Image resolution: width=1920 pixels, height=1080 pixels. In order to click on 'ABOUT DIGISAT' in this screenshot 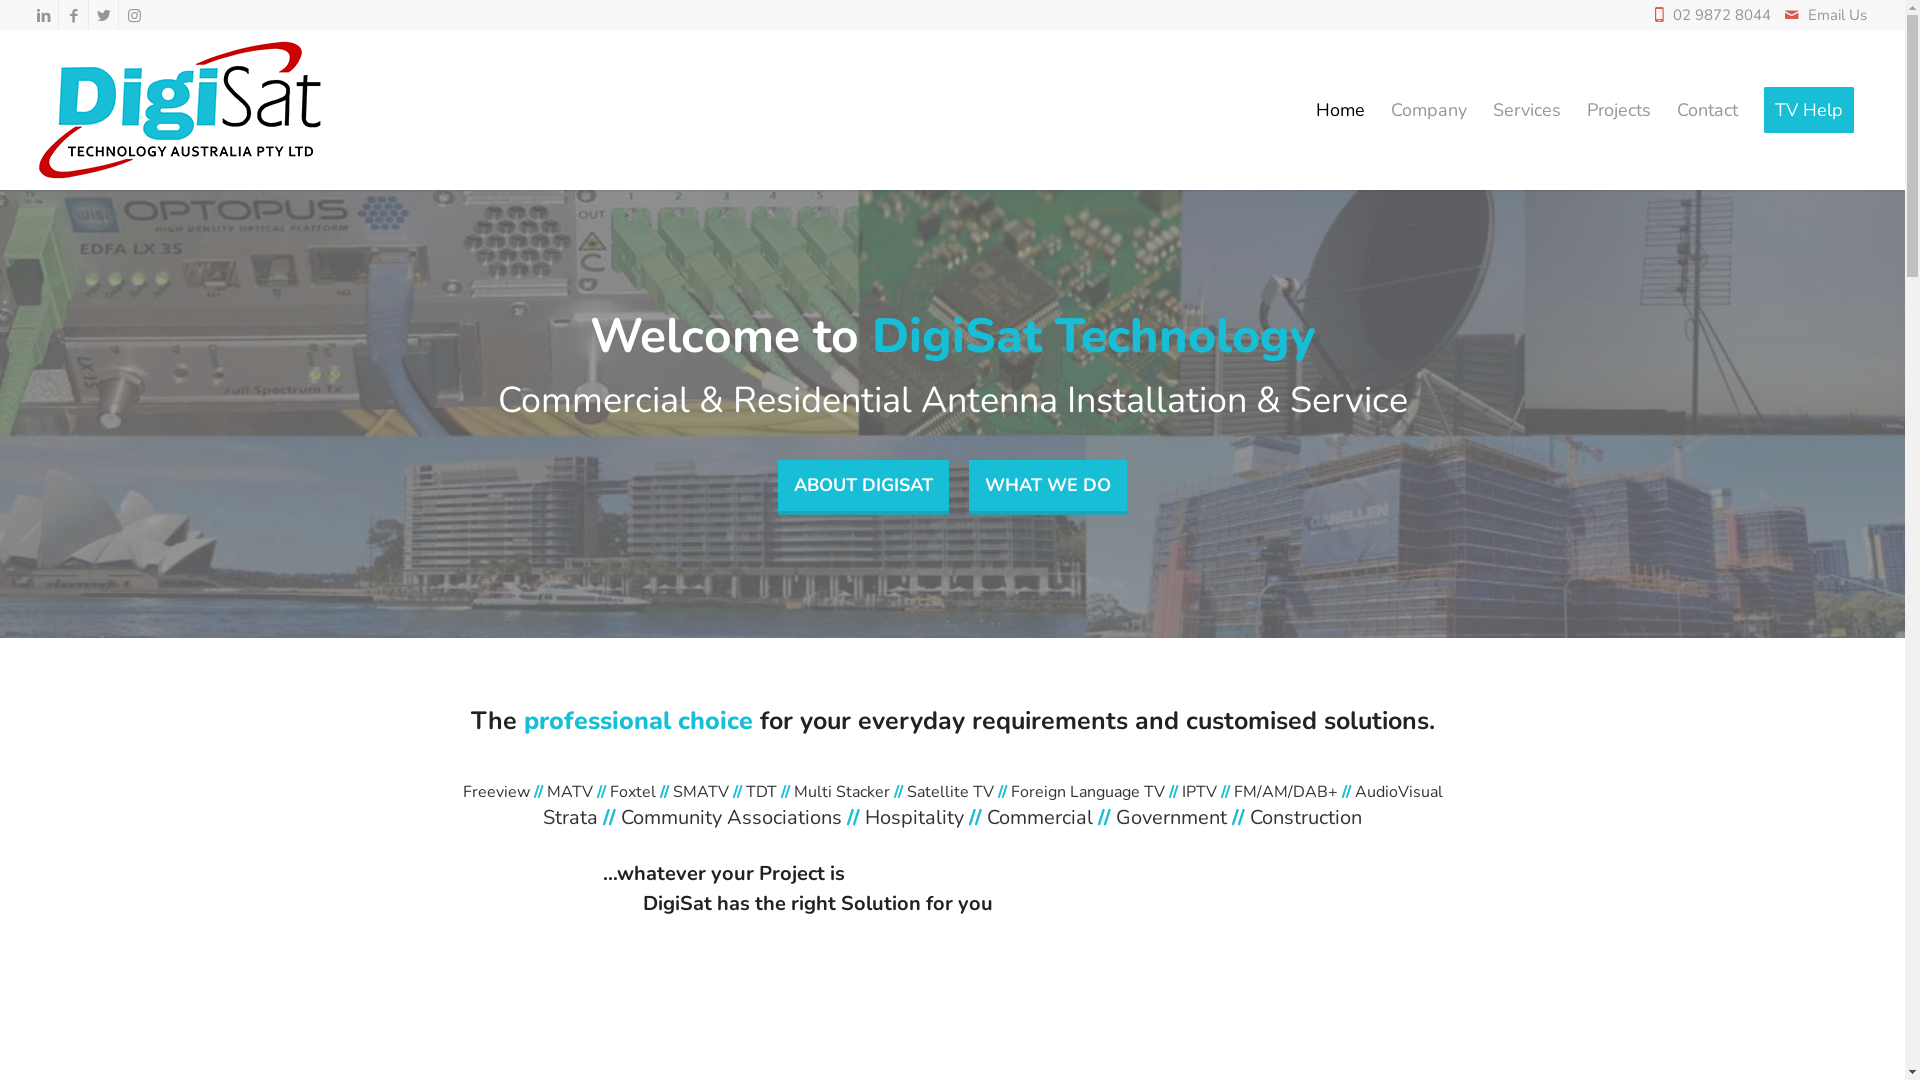, I will do `click(863, 488)`.